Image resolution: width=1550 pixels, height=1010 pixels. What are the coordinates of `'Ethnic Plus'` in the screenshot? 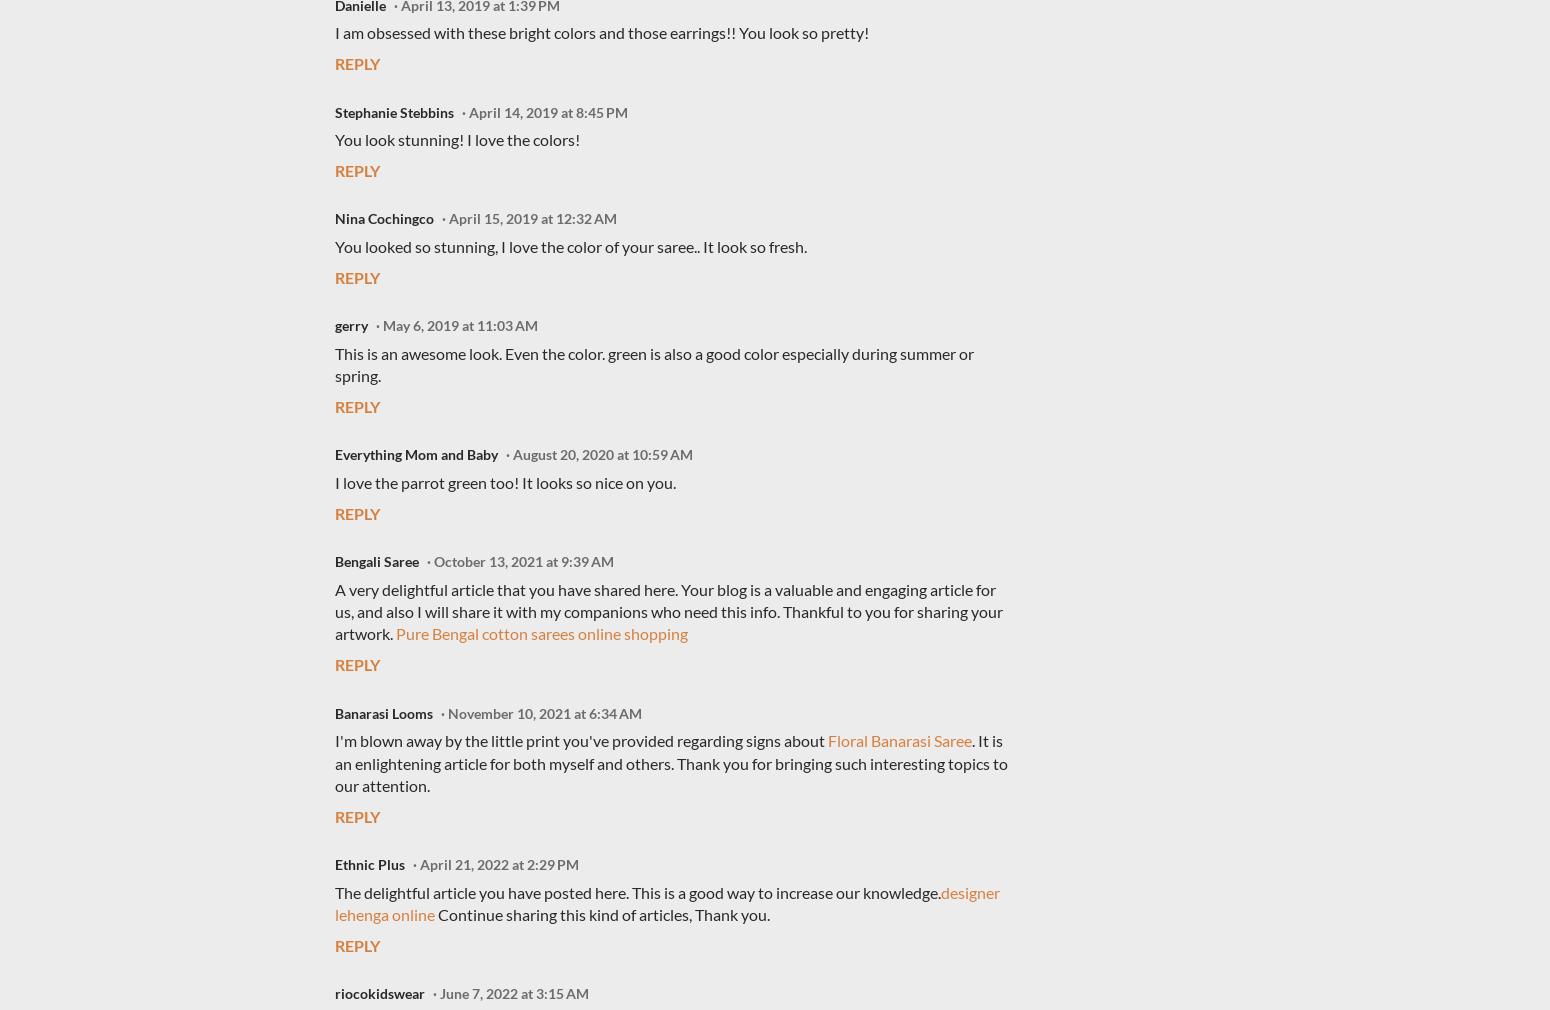 It's located at (333, 864).